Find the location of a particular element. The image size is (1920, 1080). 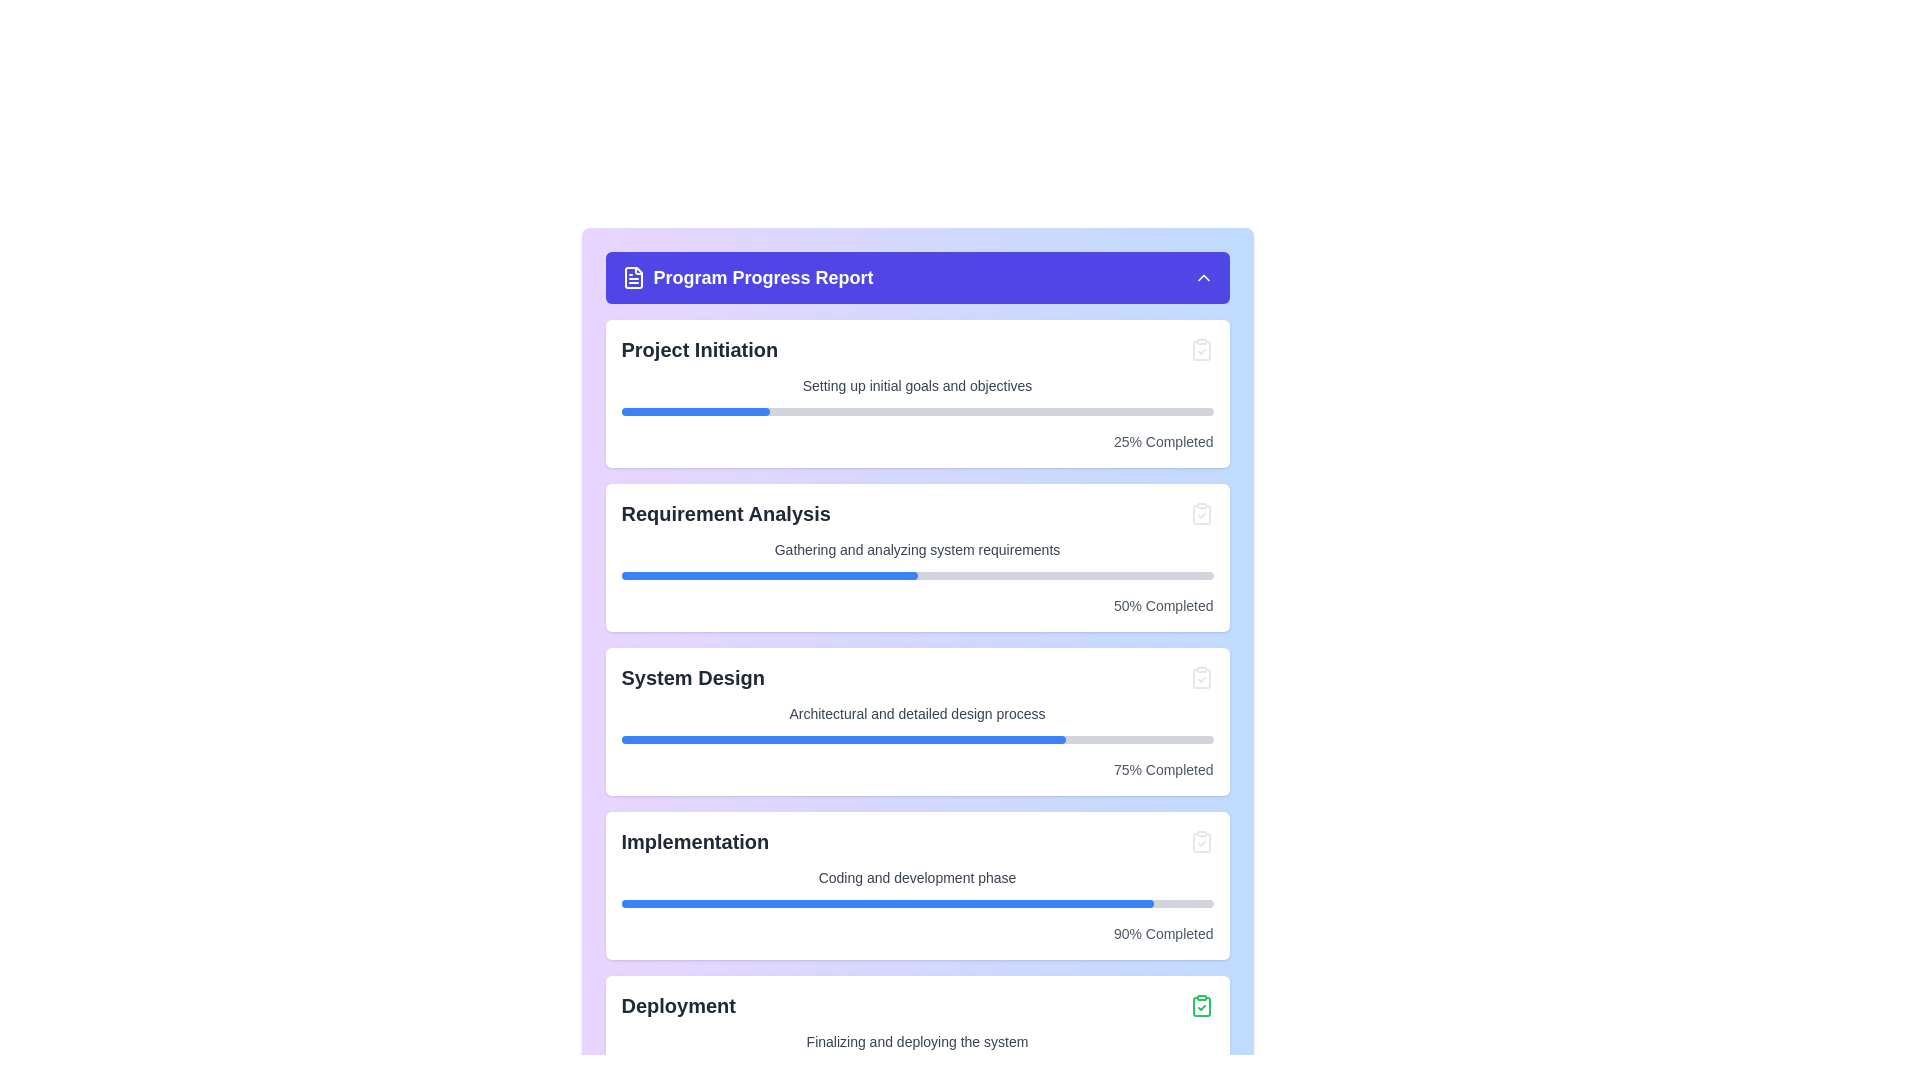

the text label displaying 'Project Initiation' in bold, large gray font, located at the top of the 'Project Initiation' section is located at coordinates (699, 349).